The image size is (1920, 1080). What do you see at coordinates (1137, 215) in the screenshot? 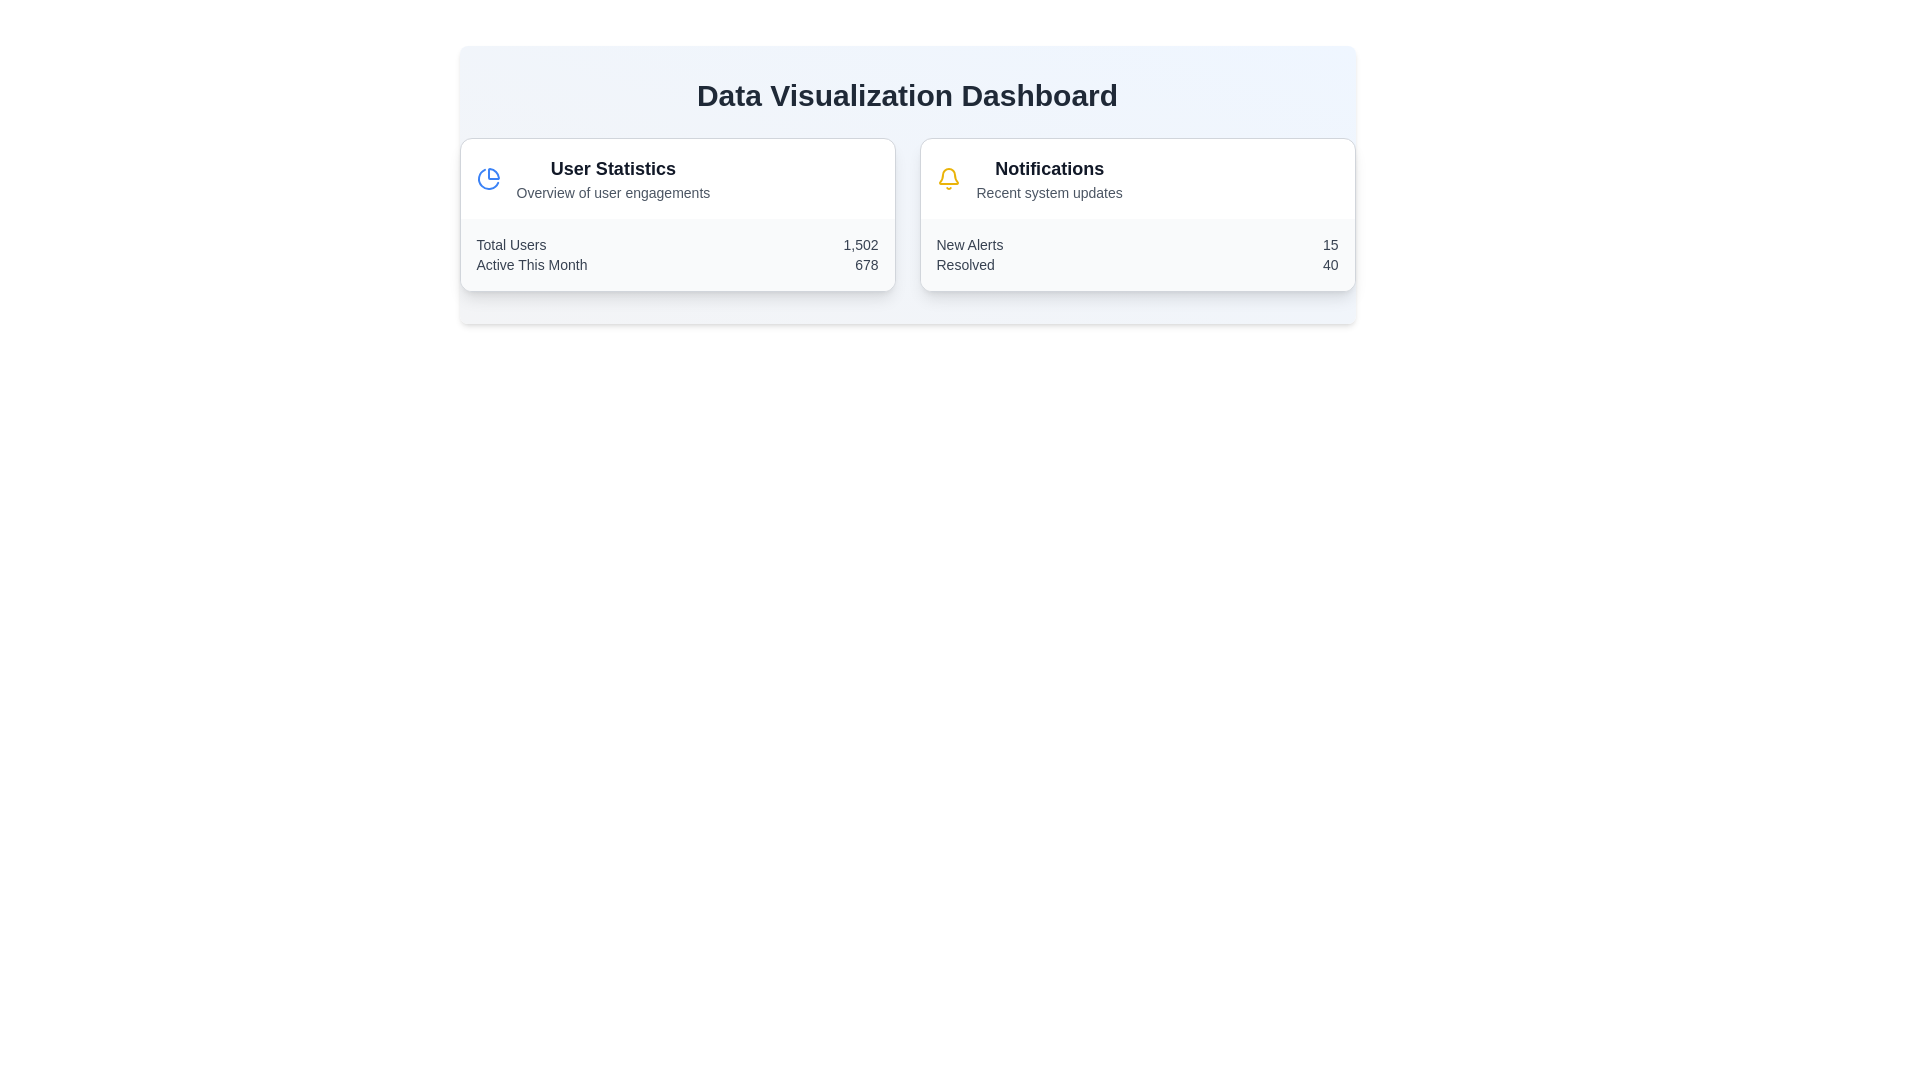
I see `the dashboard card for Notifications to view details` at bounding box center [1137, 215].